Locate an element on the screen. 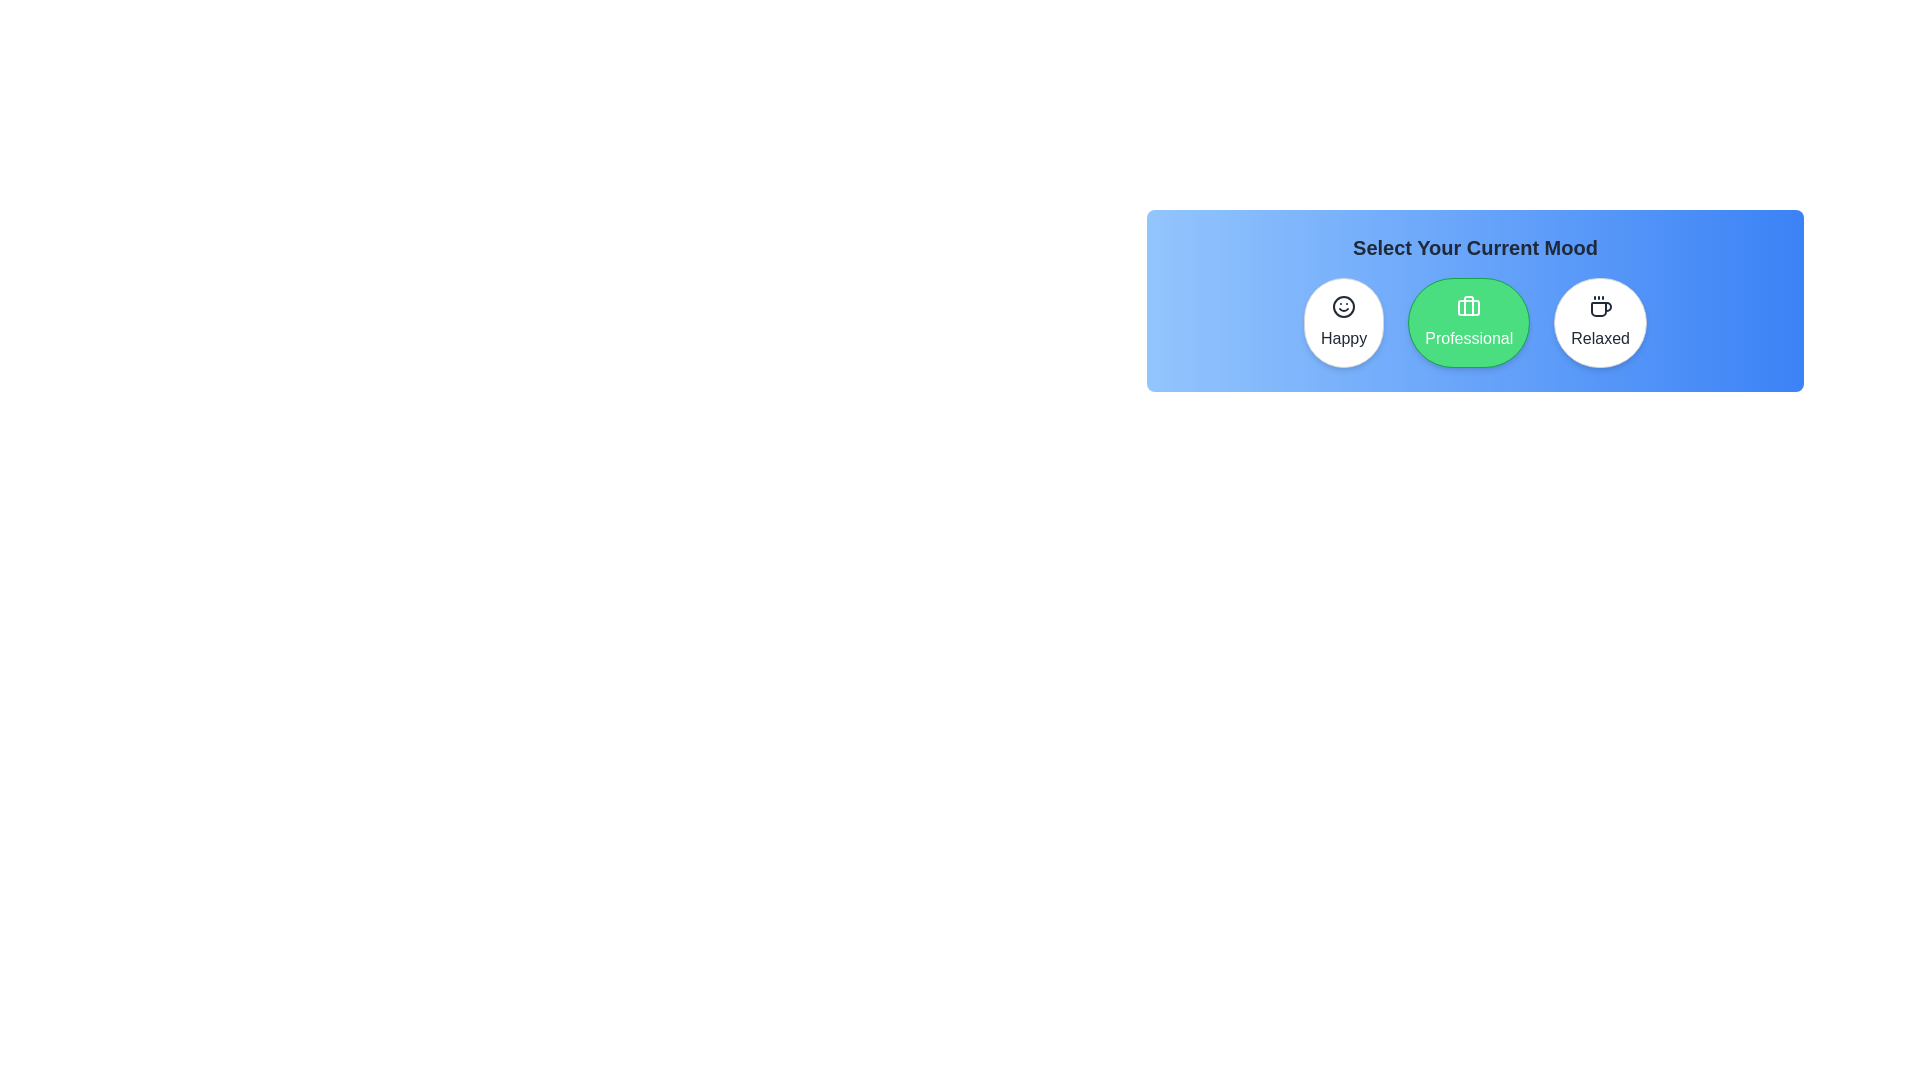  the mood button corresponding to Professional is located at coordinates (1468, 322).